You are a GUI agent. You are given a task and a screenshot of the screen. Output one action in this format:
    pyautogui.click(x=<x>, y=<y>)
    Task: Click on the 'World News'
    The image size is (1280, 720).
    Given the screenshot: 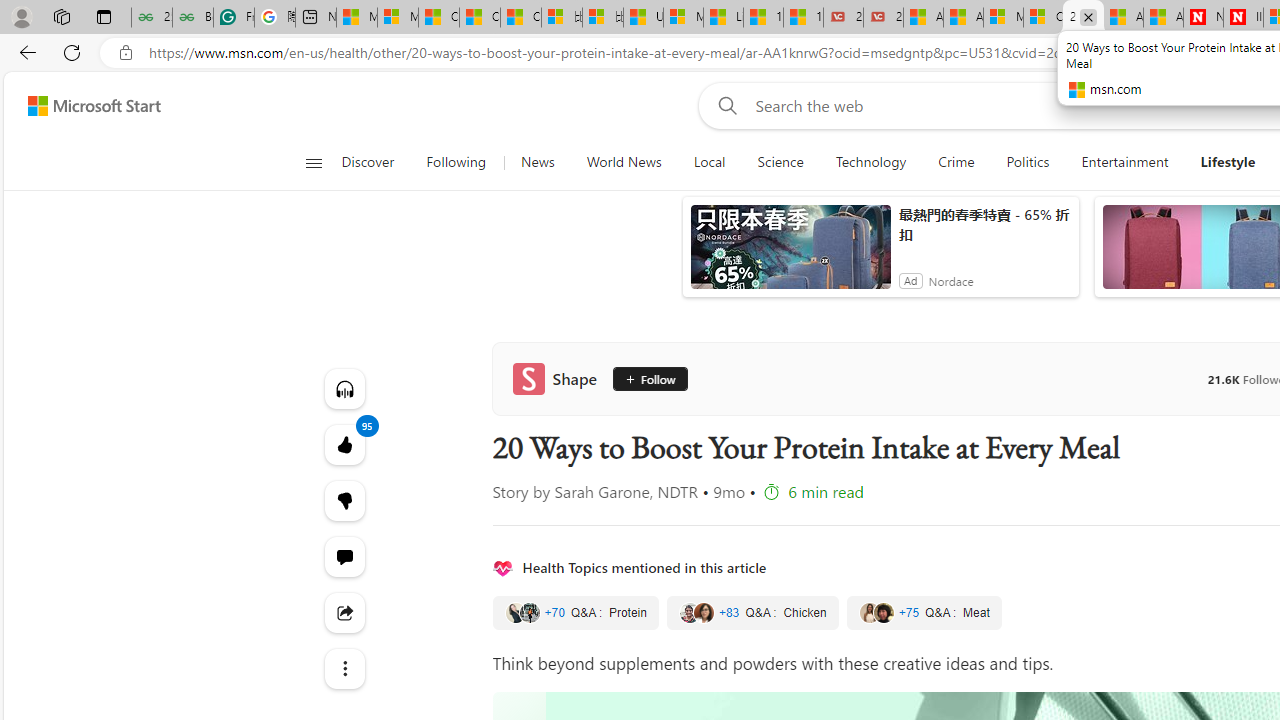 What is the action you would take?
    pyautogui.click(x=623, y=162)
    